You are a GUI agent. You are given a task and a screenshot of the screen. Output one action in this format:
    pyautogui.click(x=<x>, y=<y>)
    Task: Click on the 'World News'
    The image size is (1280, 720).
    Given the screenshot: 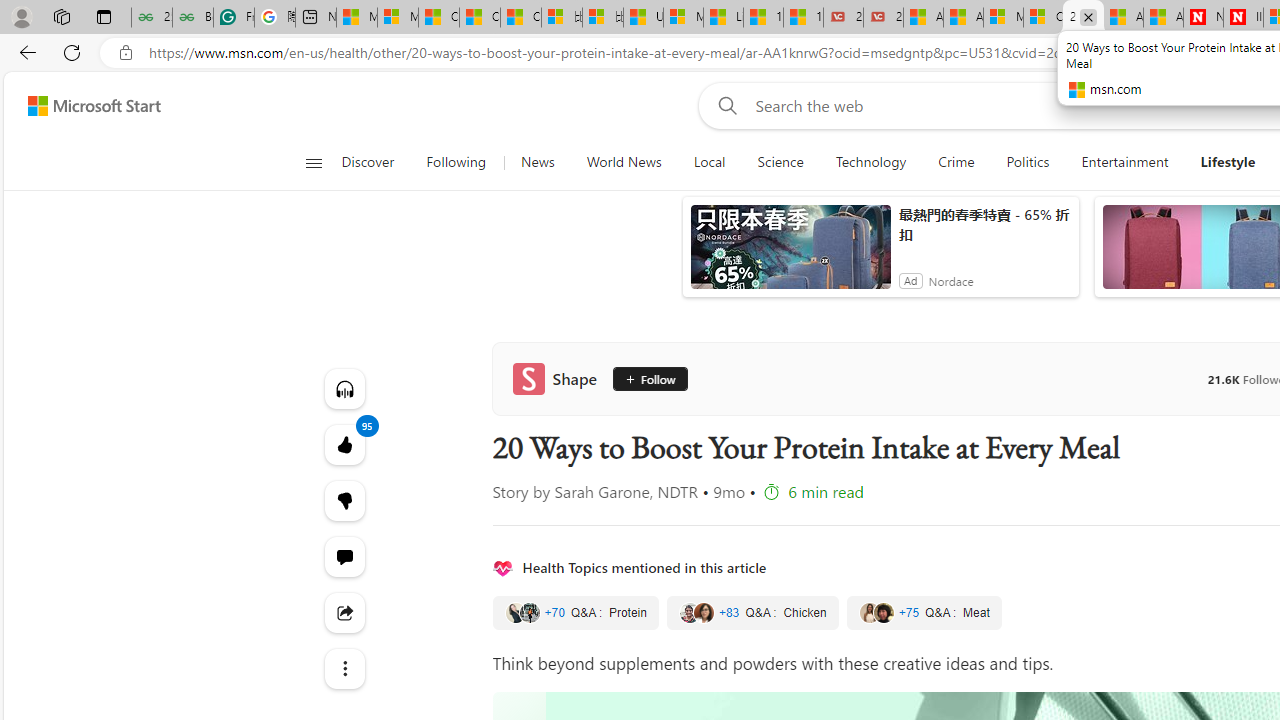 What is the action you would take?
    pyautogui.click(x=623, y=162)
    